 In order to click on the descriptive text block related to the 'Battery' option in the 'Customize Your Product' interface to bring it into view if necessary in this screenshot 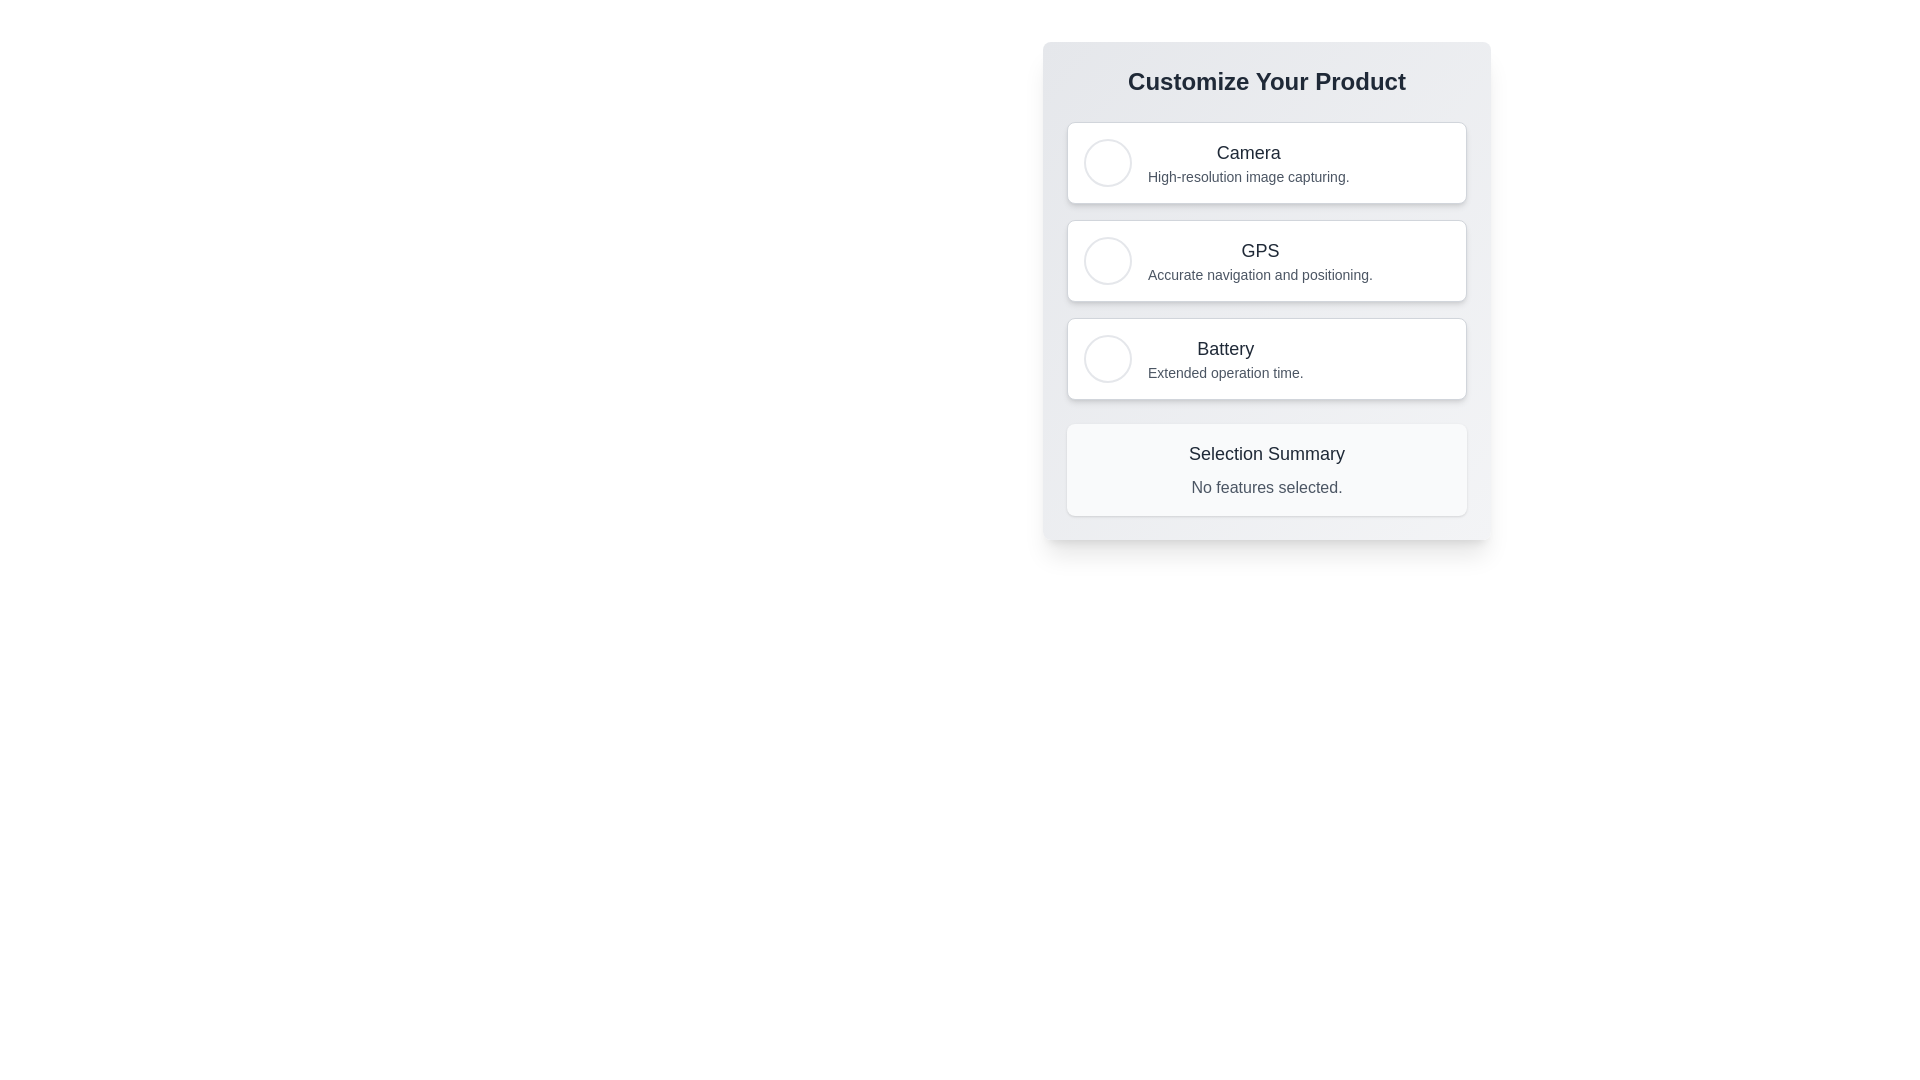, I will do `click(1224, 357)`.